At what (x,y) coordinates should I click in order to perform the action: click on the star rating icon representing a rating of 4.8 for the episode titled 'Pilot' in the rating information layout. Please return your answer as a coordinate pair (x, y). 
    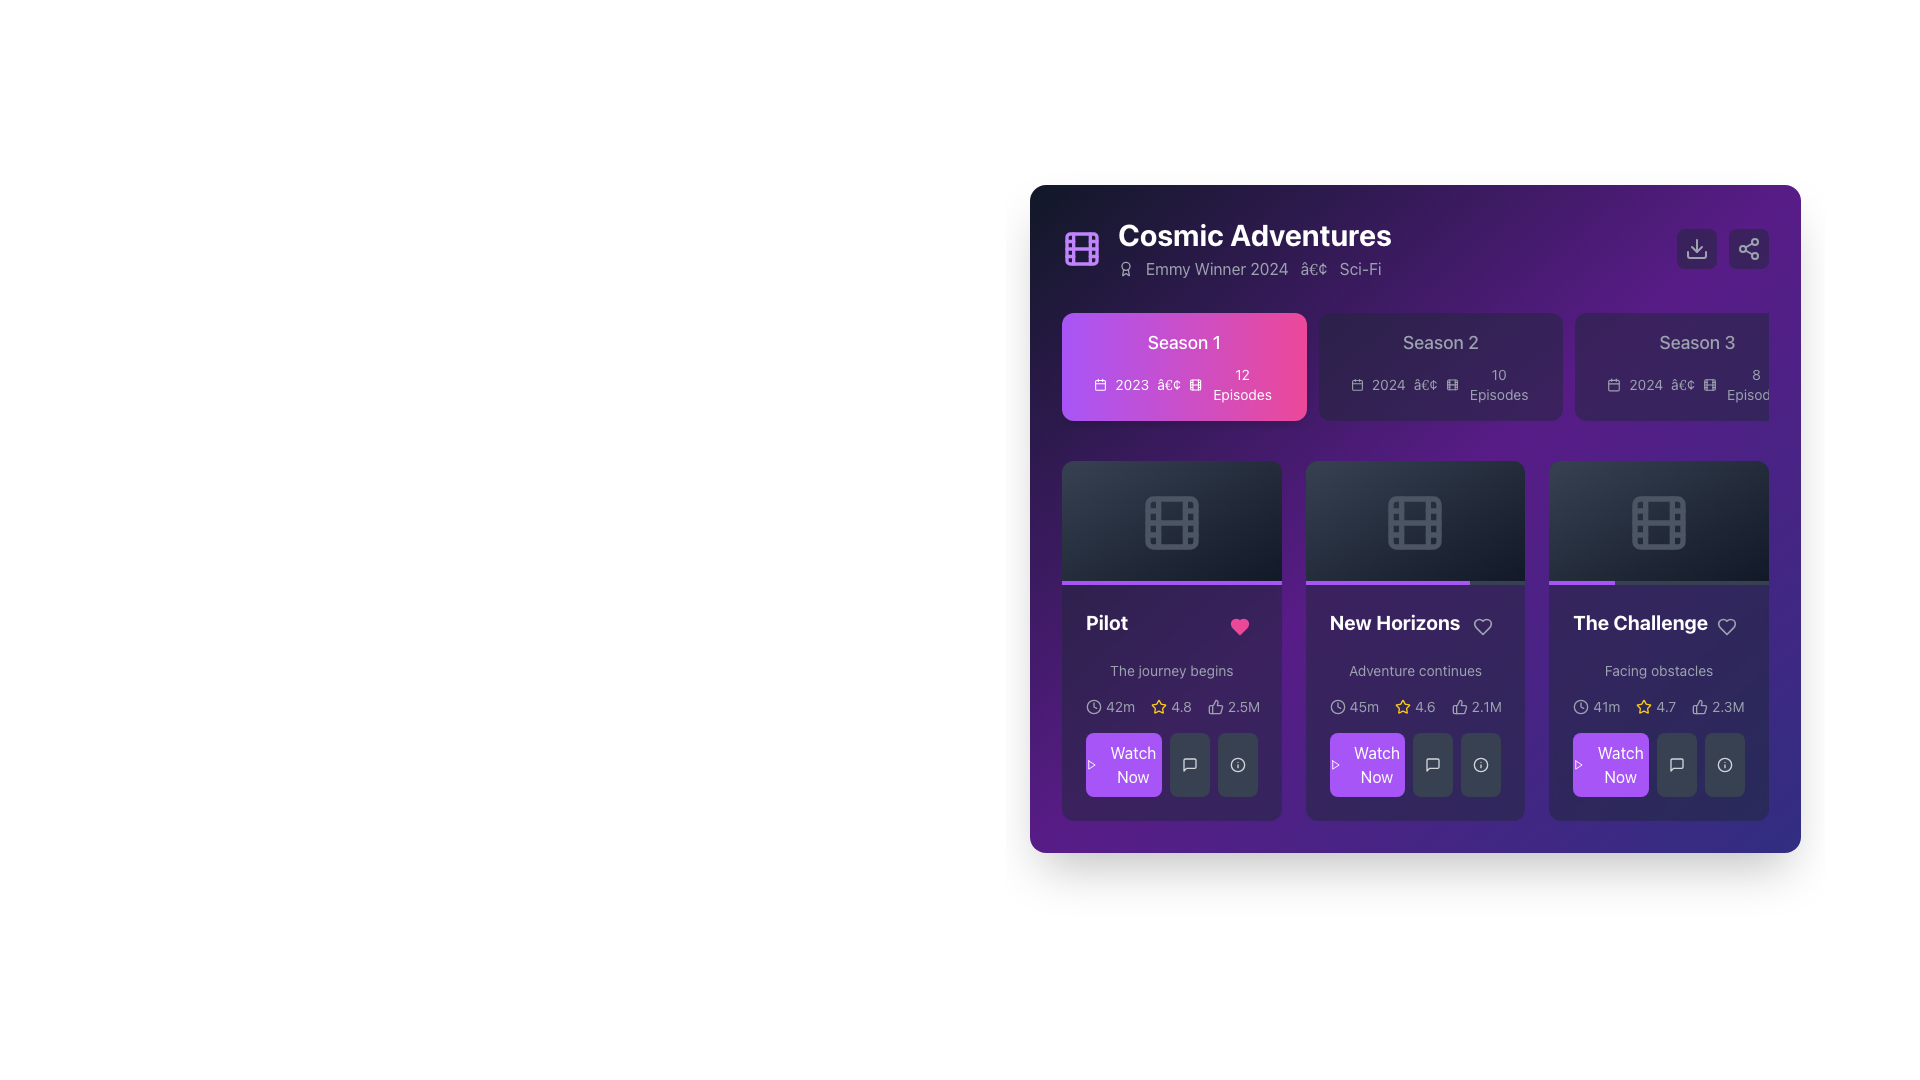
    Looking at the image, I should click on (1159, 705).